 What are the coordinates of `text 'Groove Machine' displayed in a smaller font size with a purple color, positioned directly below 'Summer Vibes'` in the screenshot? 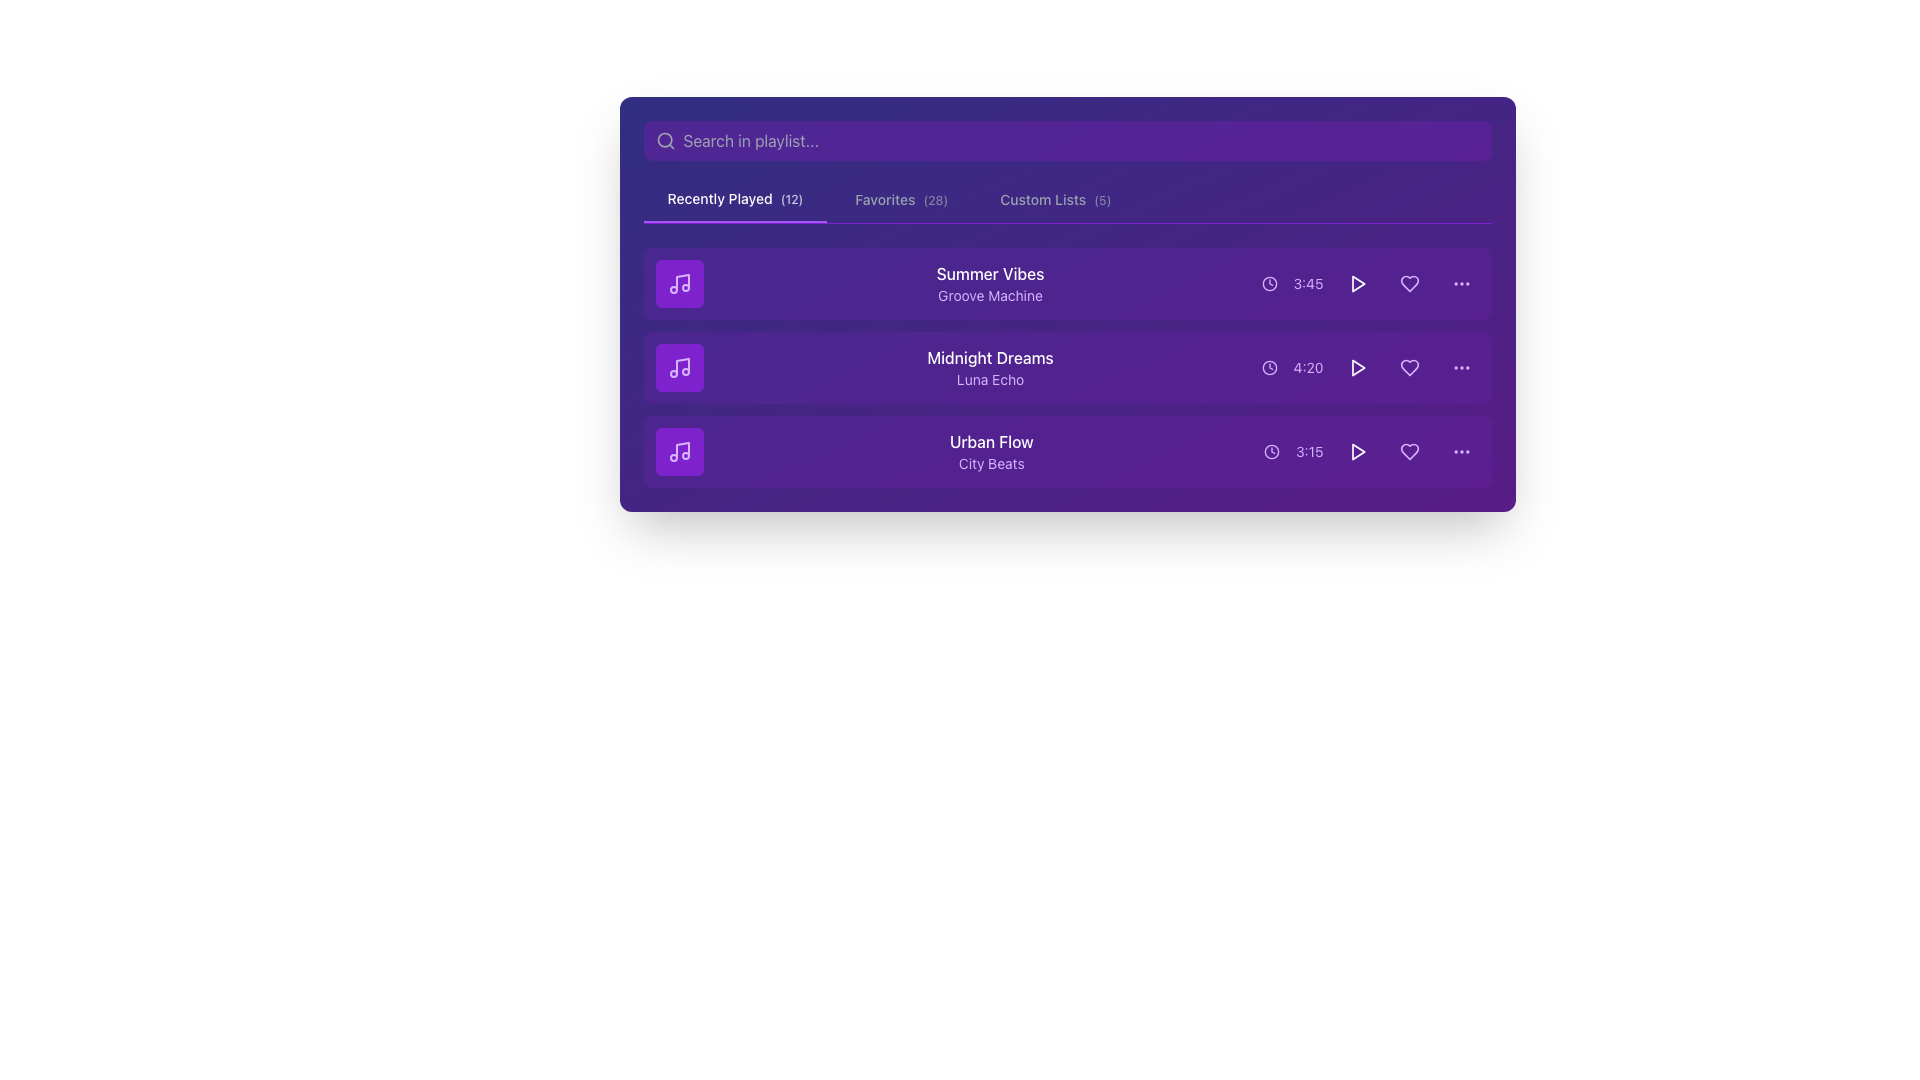 It's located at (990, 296).